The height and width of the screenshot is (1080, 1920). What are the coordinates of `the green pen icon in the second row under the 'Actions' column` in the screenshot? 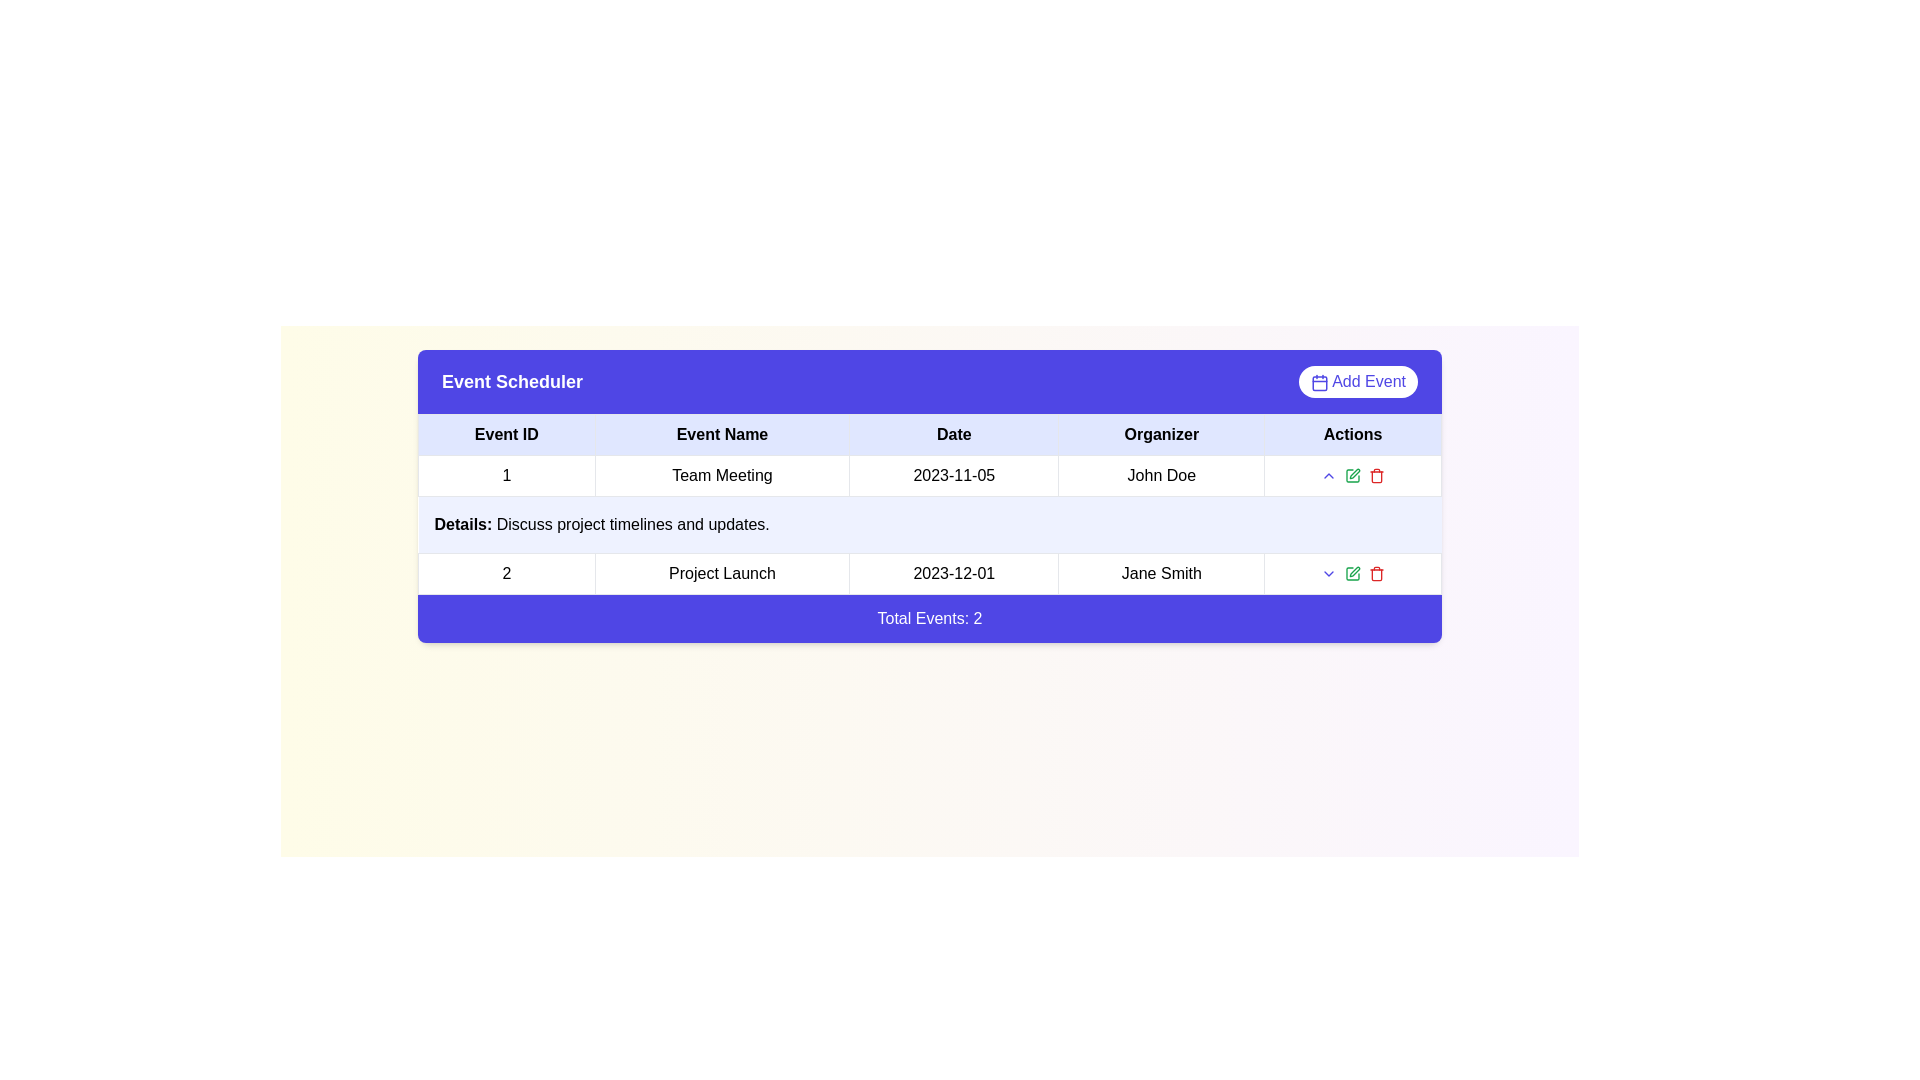 It's located at (1353, 475).